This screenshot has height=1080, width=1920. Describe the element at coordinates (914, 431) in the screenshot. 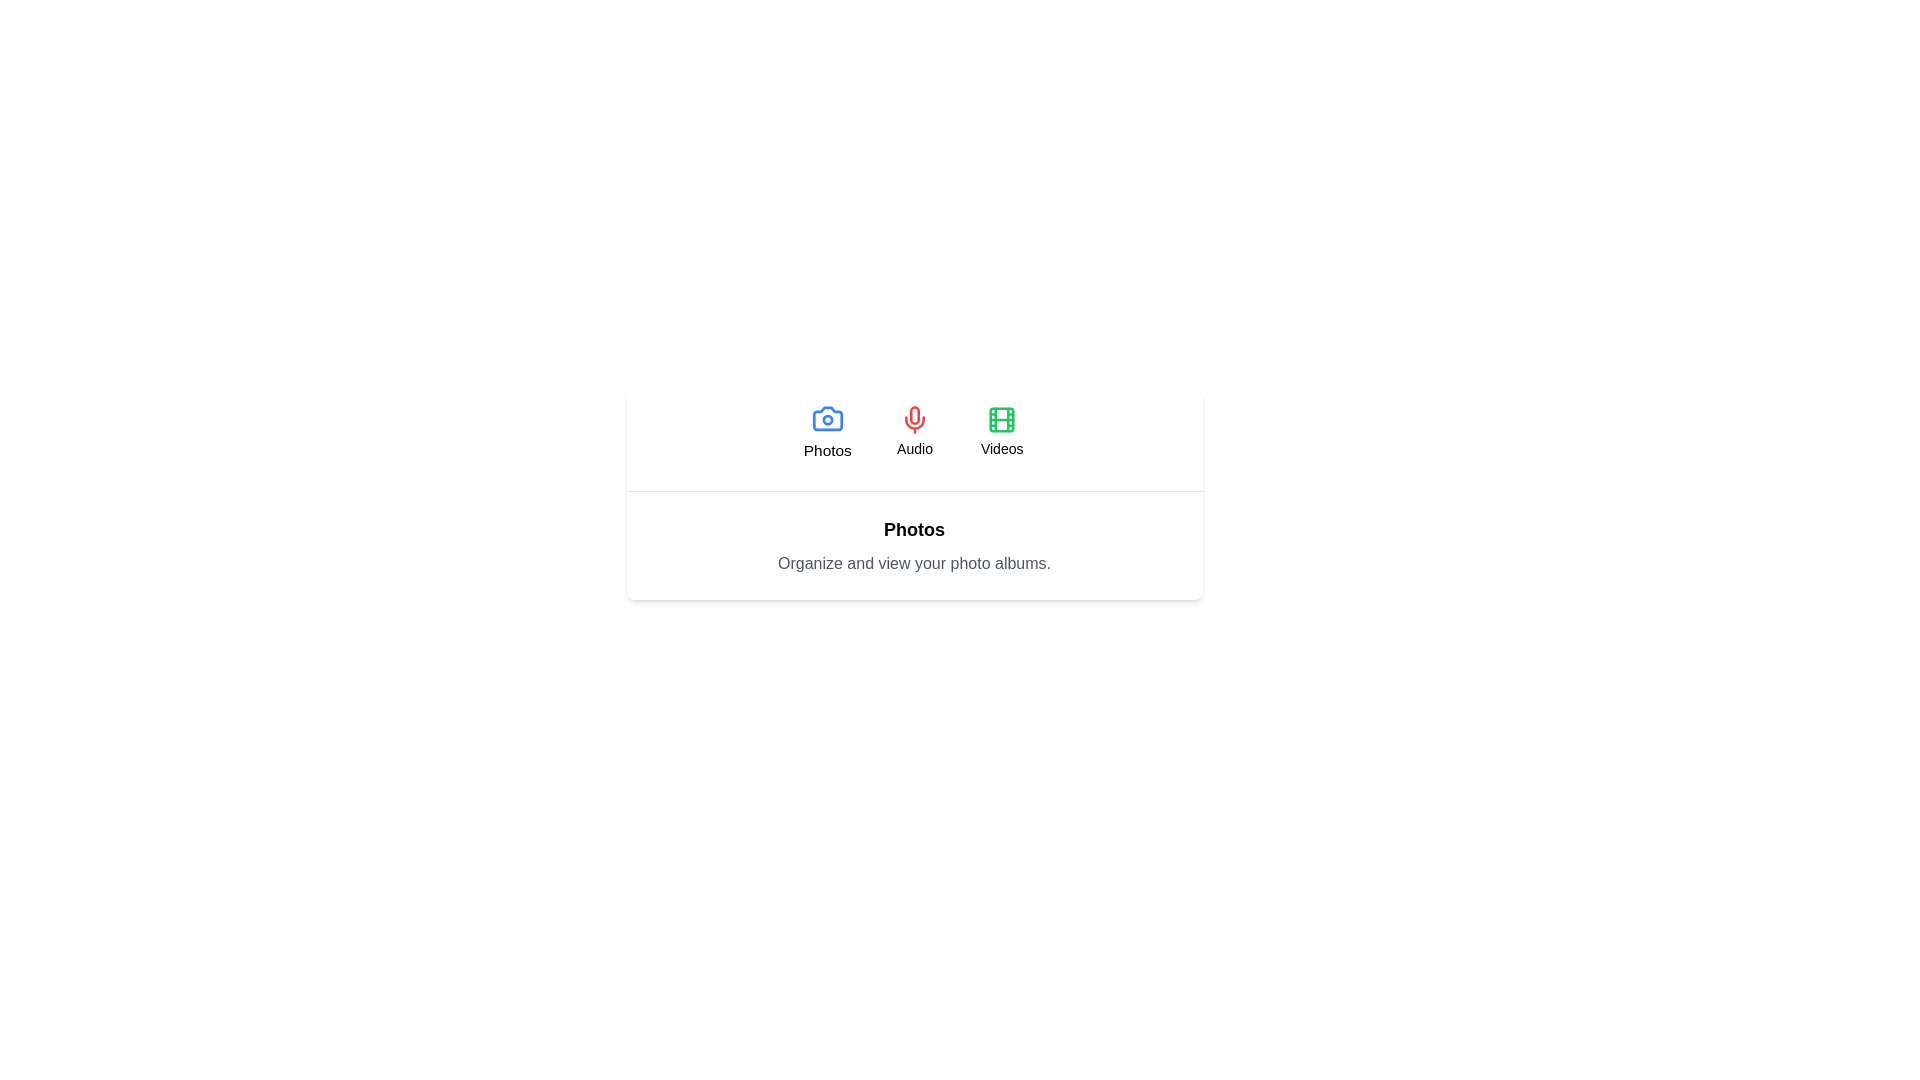

I see `the Audio tab` at that location.